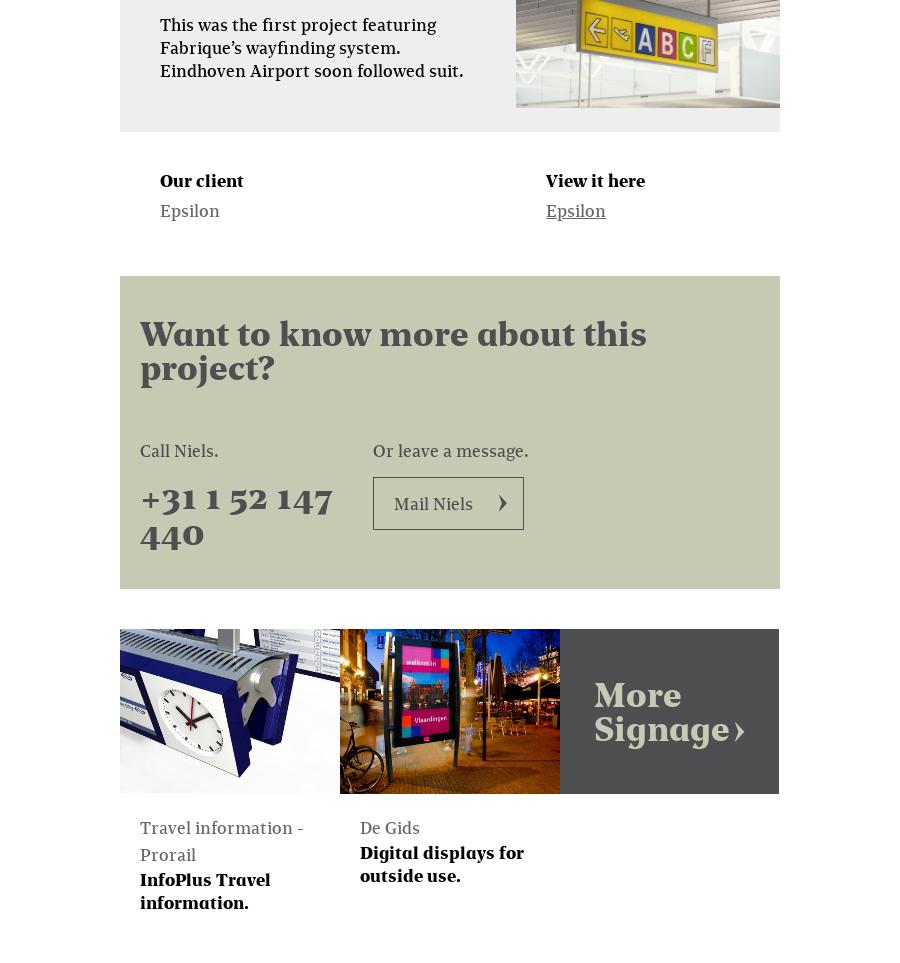 This screenshot has width=900, height=963. What do you see at coordinates (595, 178) in the screenshot?
I see `'View it here'` at bounding box center [595, 178].